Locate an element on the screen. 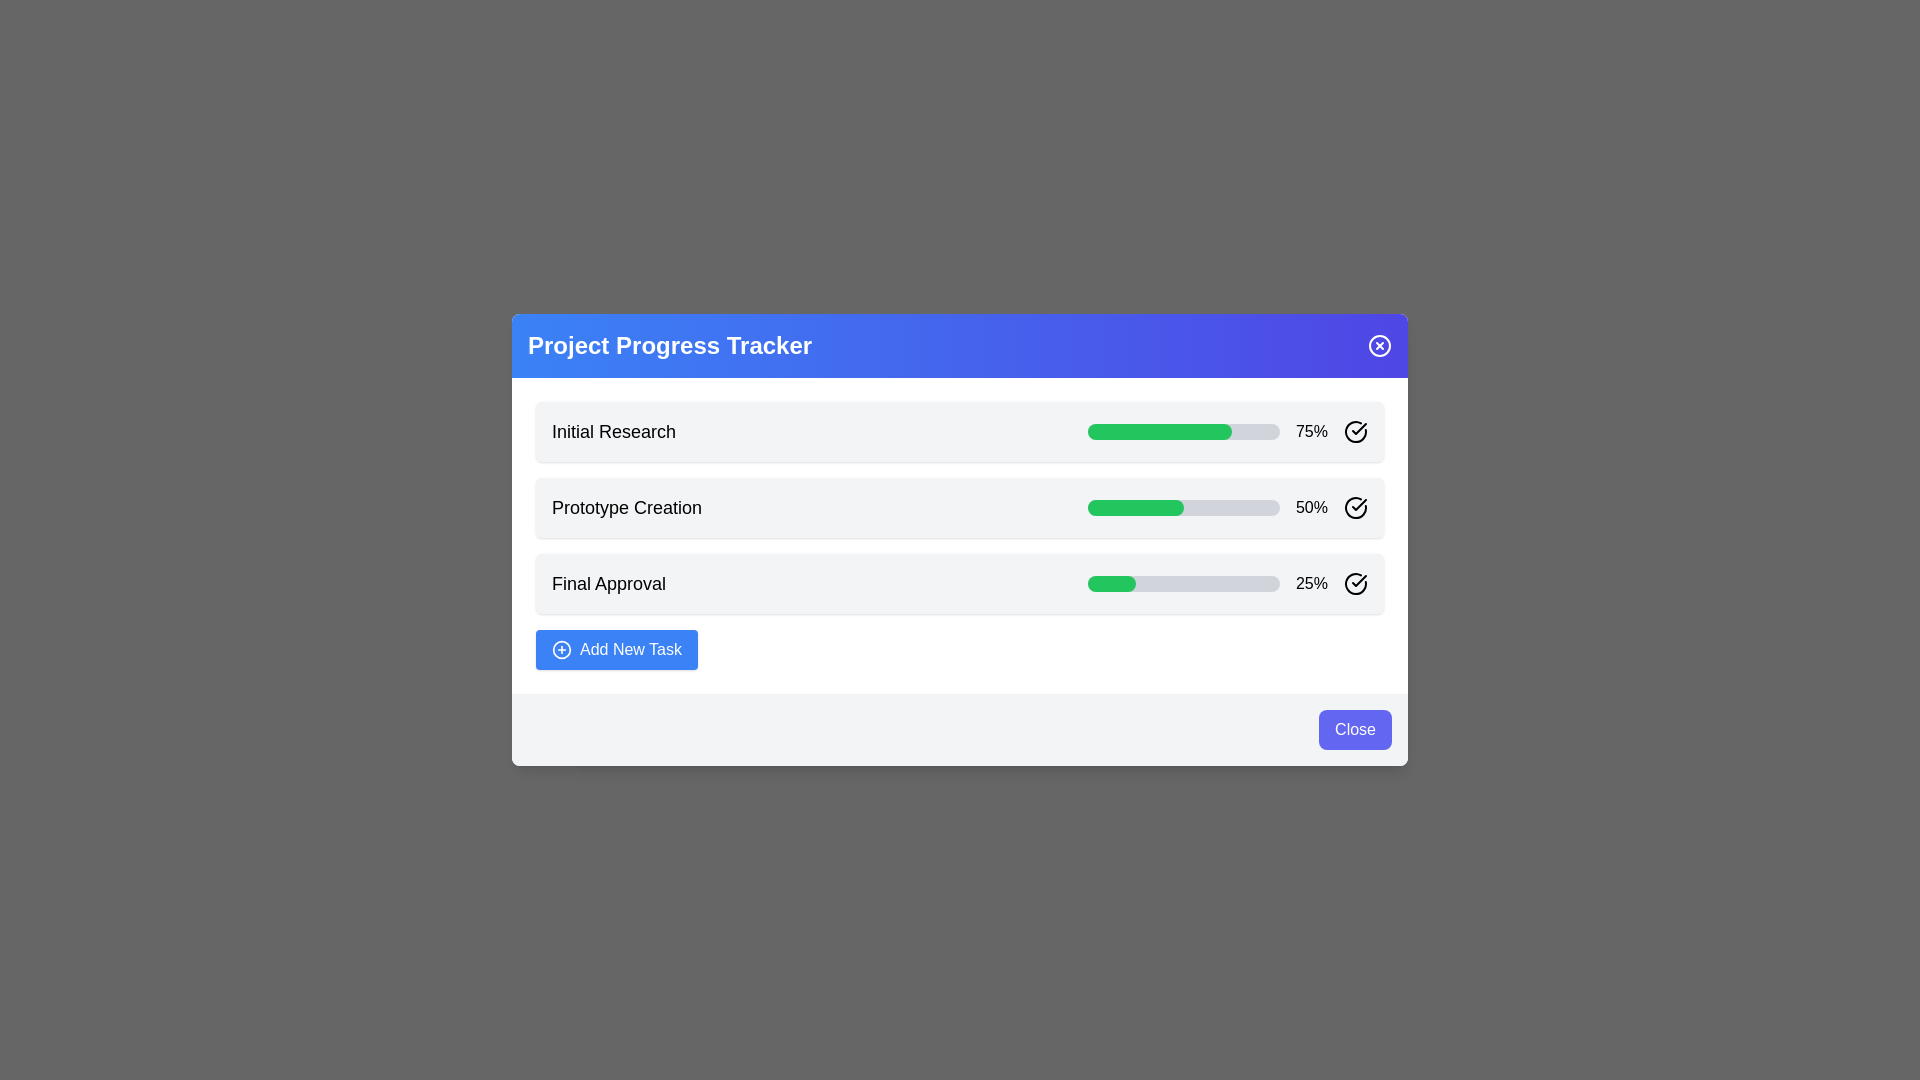 The height and width of the screenshot is (1080, 1920). and read the content of the text label displaying '75%' in bold font, located to the right of the green progress bar for the 'Initial Research' task is located at coordinates (1311, 431).